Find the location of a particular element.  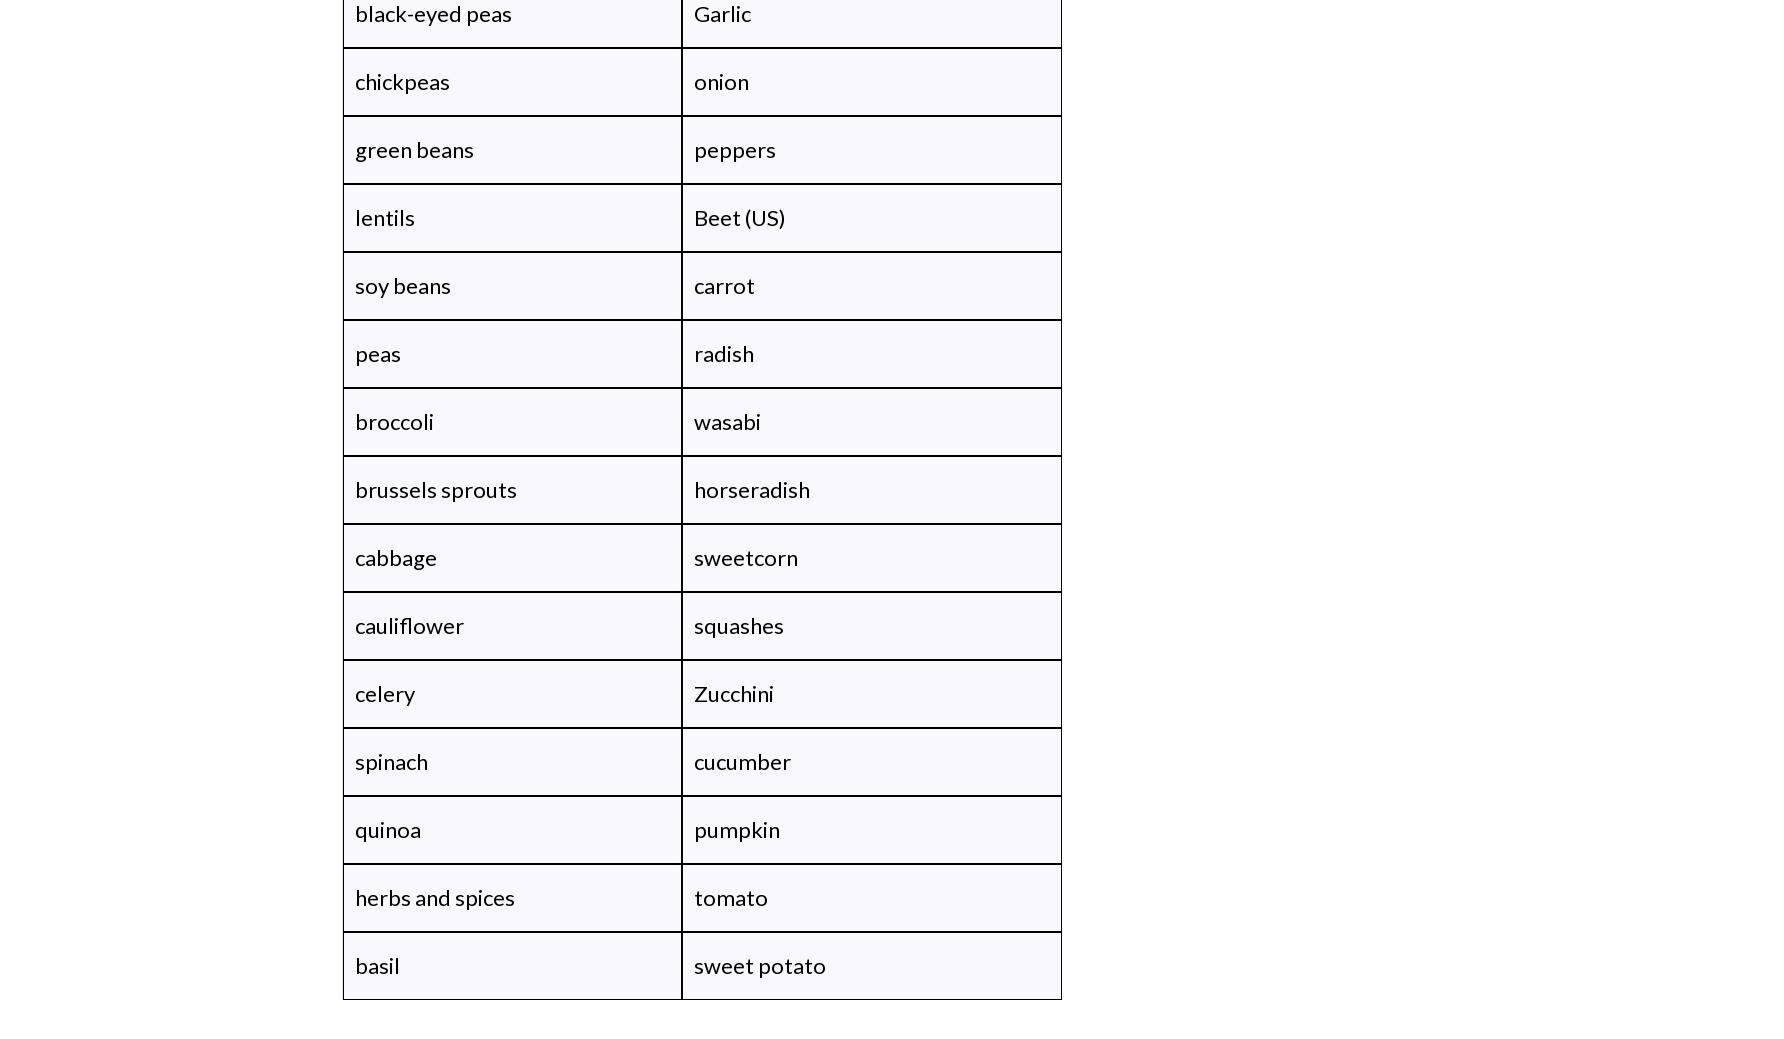

'lentils' is located at coordinates (383, 217).